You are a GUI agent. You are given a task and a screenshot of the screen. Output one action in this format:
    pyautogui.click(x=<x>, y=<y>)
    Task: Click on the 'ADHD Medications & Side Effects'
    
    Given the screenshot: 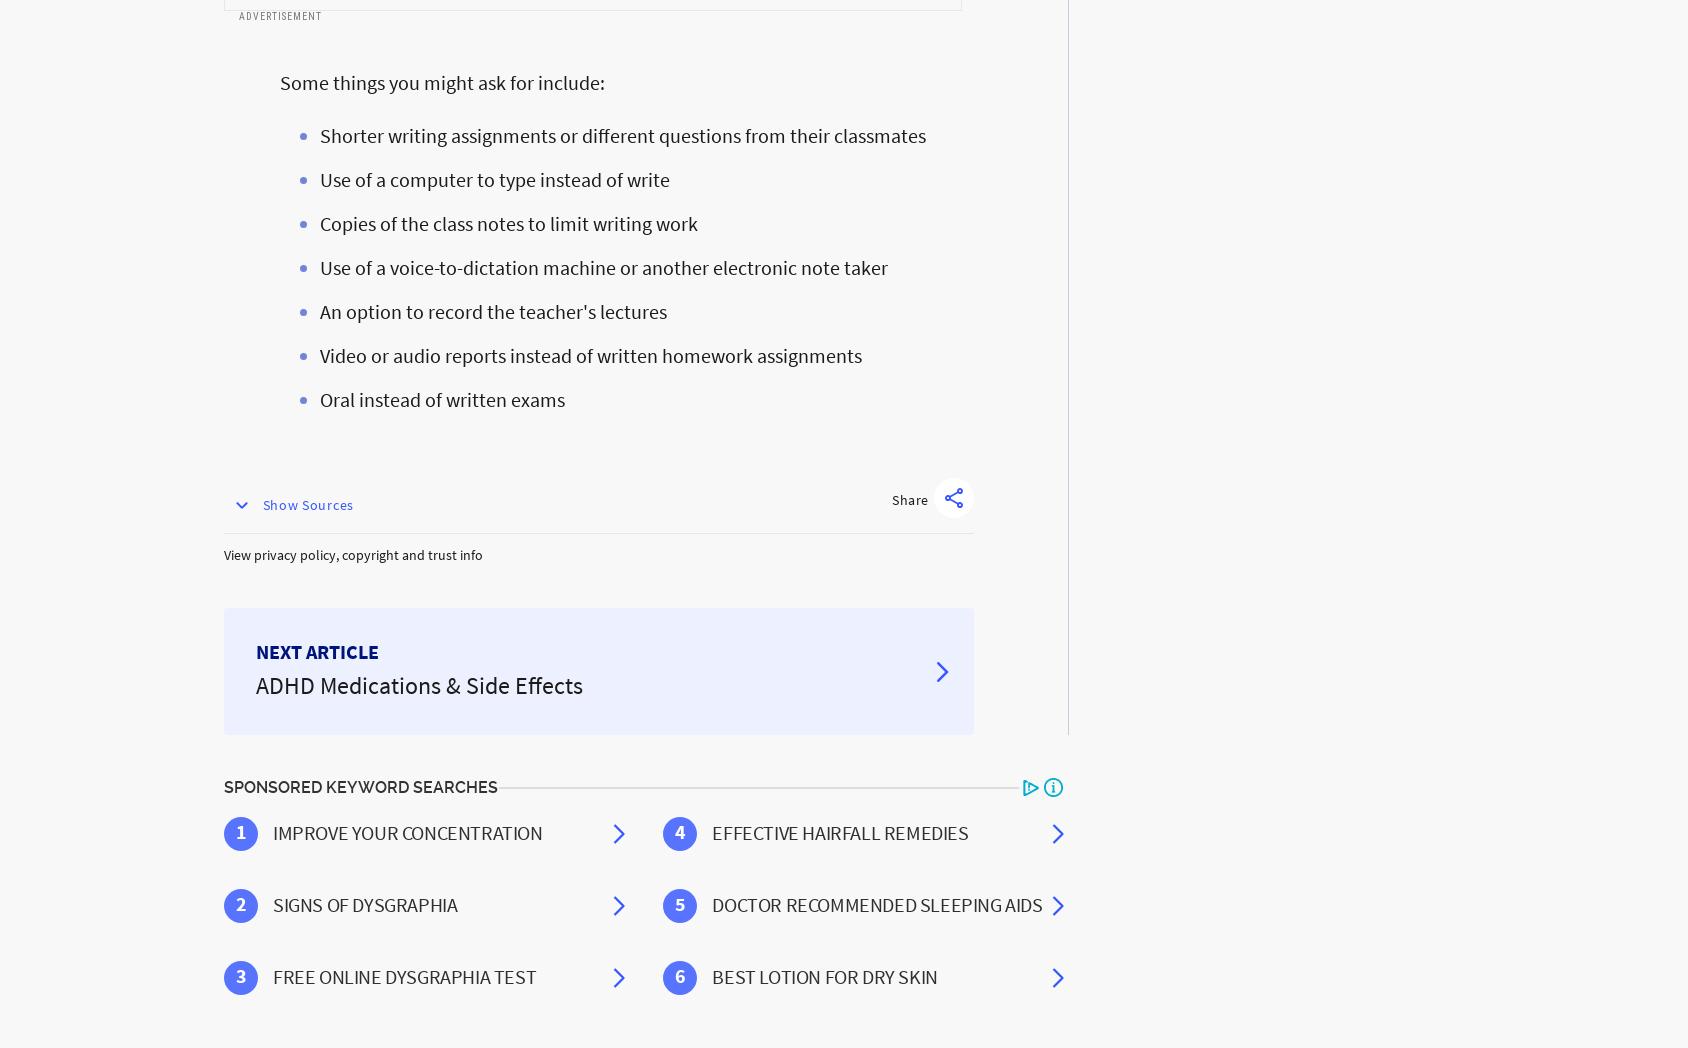 What is the action you would take?
    pyautogui.click(x=419, y=685)
    